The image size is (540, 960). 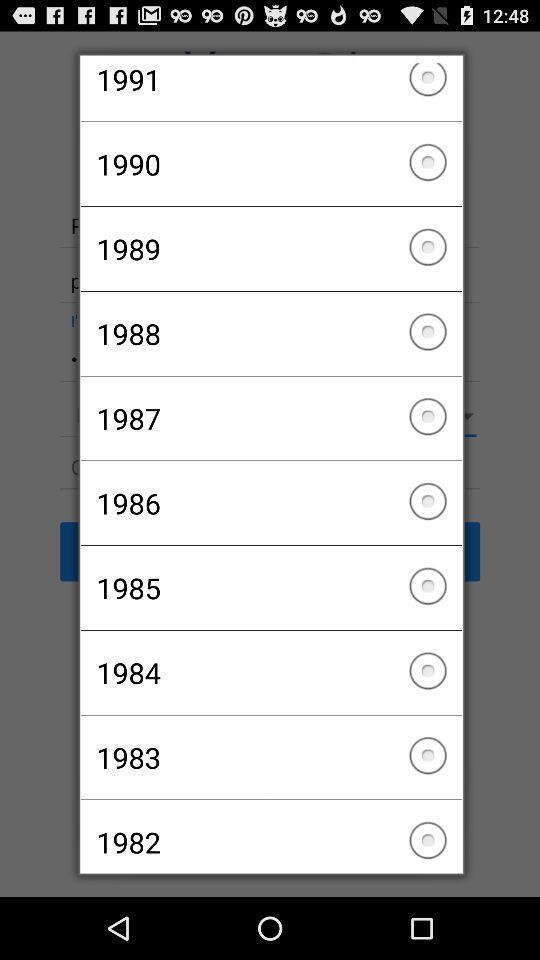 What do you see at coordinates (270, 417) in the screenshot?
I see `the 1987` at bounding box center [270, 417].